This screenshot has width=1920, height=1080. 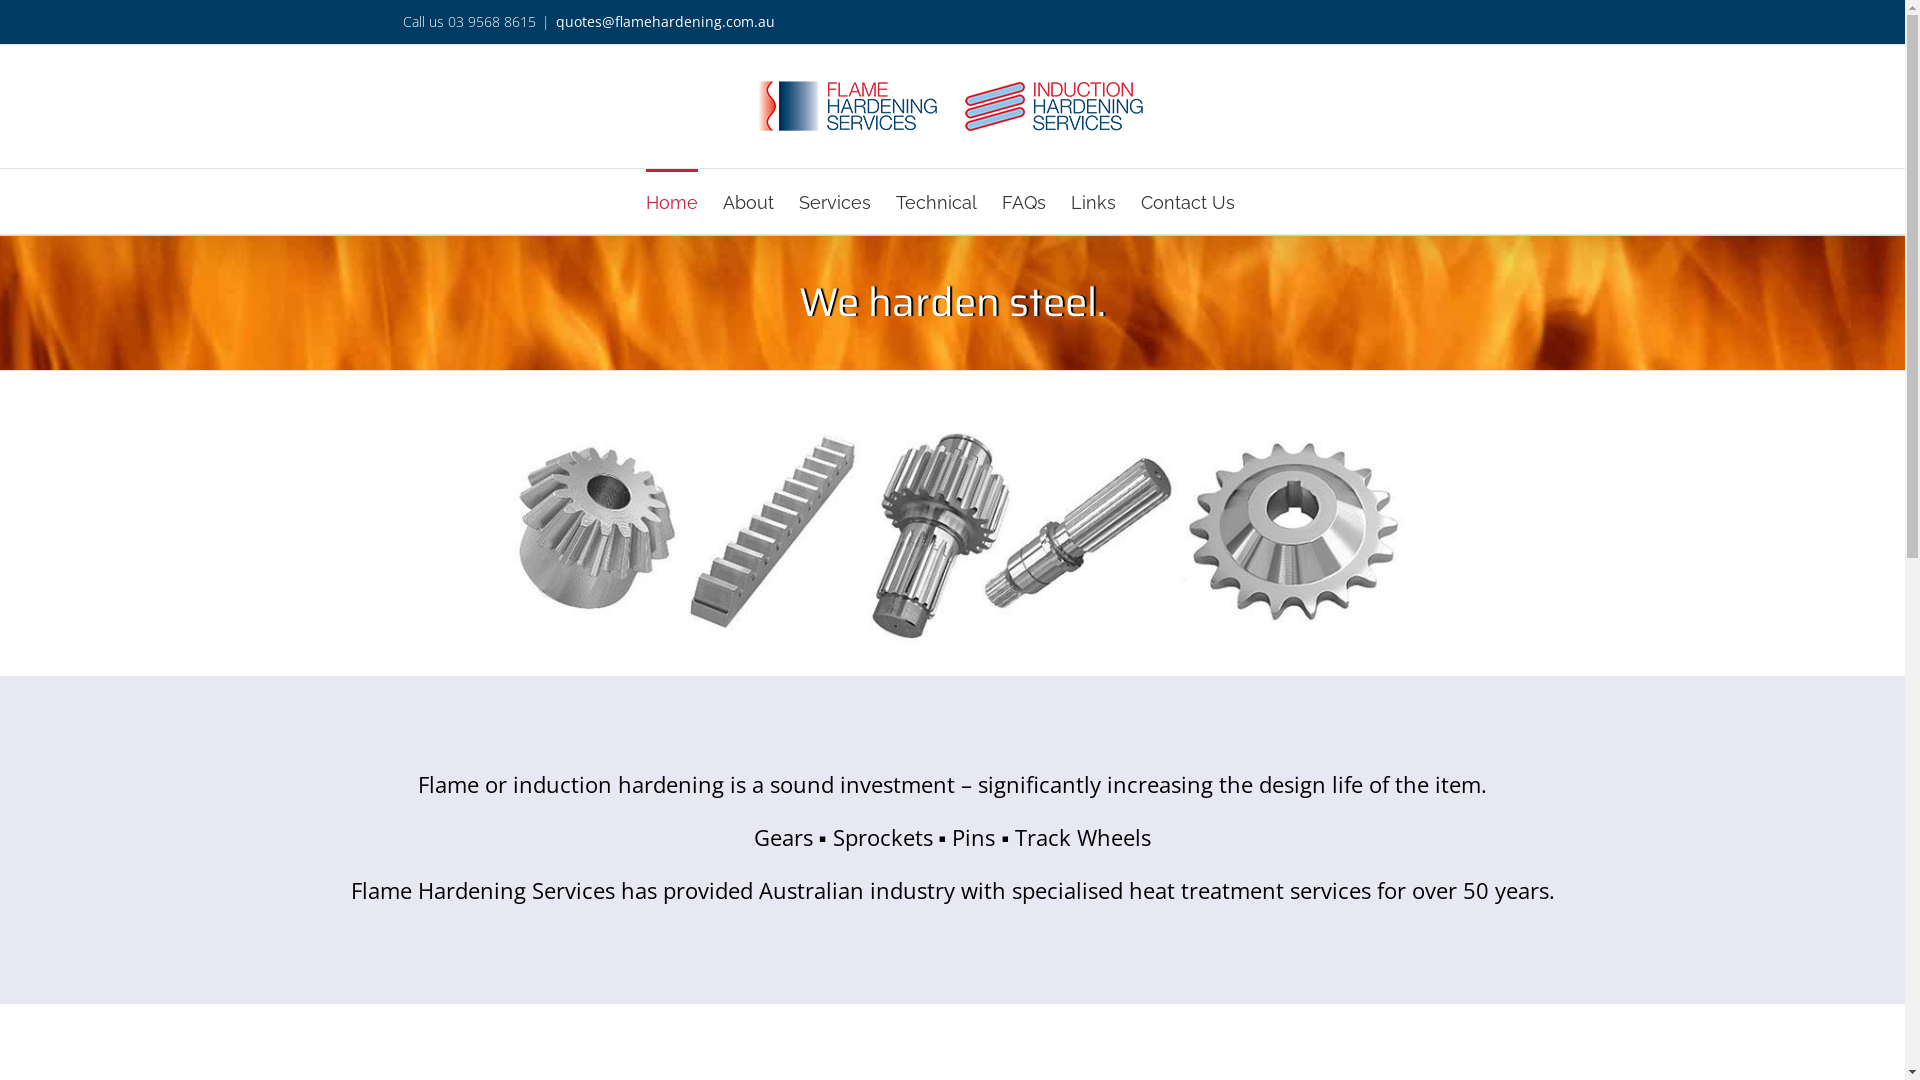 I want to click on 'Technical', so click(x=935, y=201).